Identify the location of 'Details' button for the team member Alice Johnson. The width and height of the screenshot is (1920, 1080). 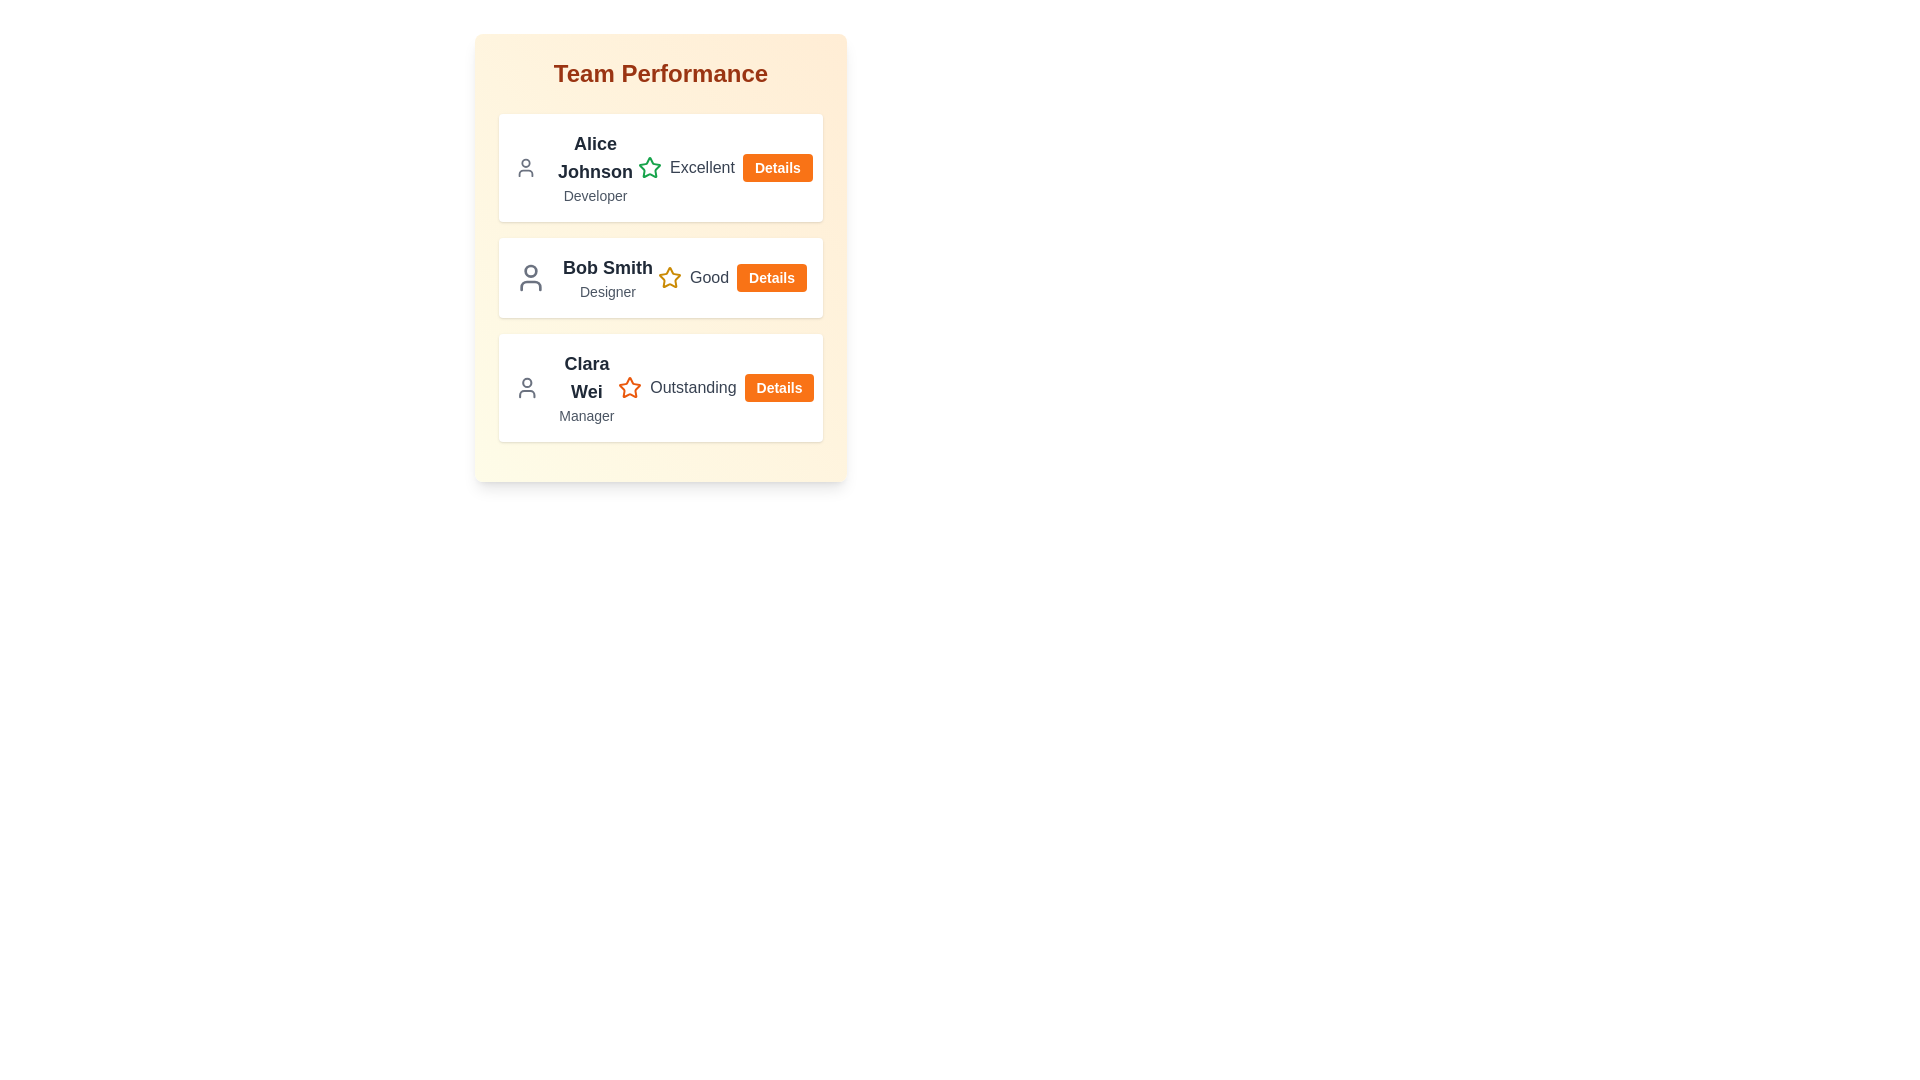
(776, 167).